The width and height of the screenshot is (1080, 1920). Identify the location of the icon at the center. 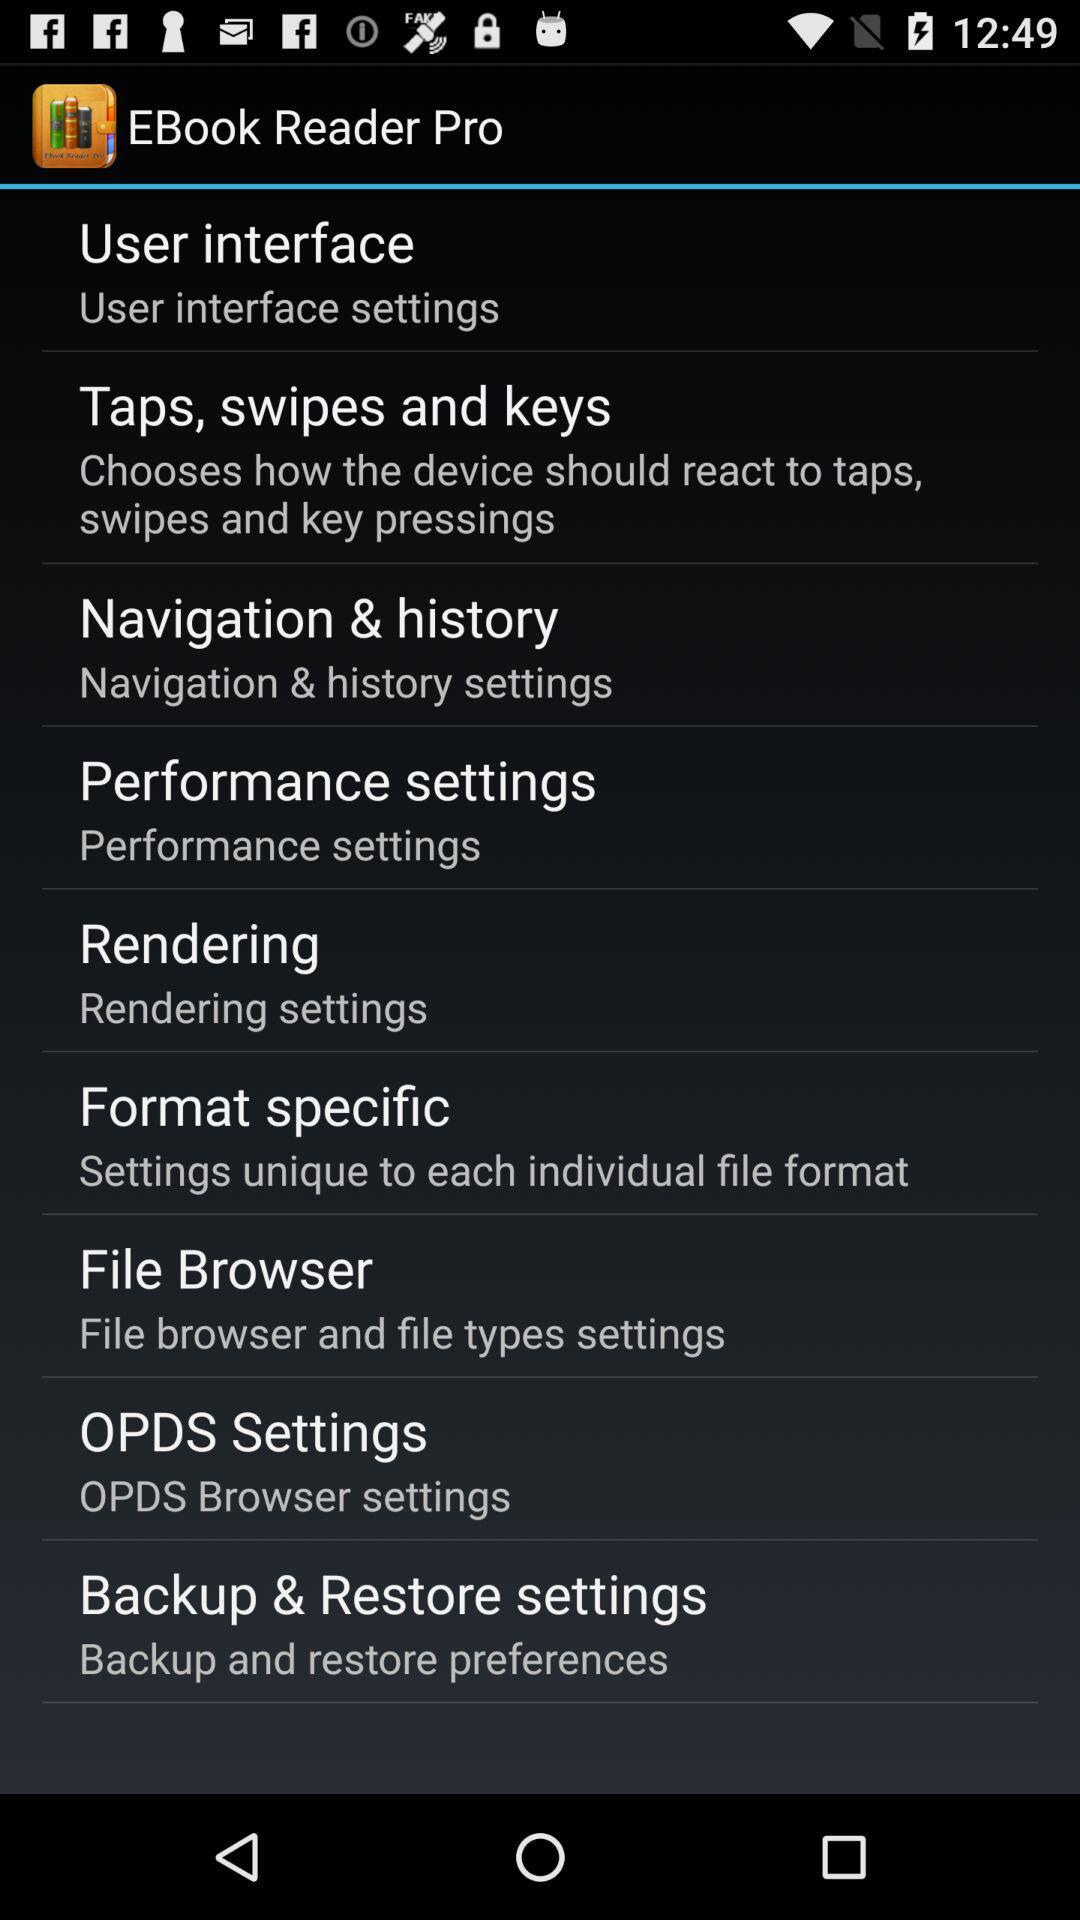
(493, 1169).